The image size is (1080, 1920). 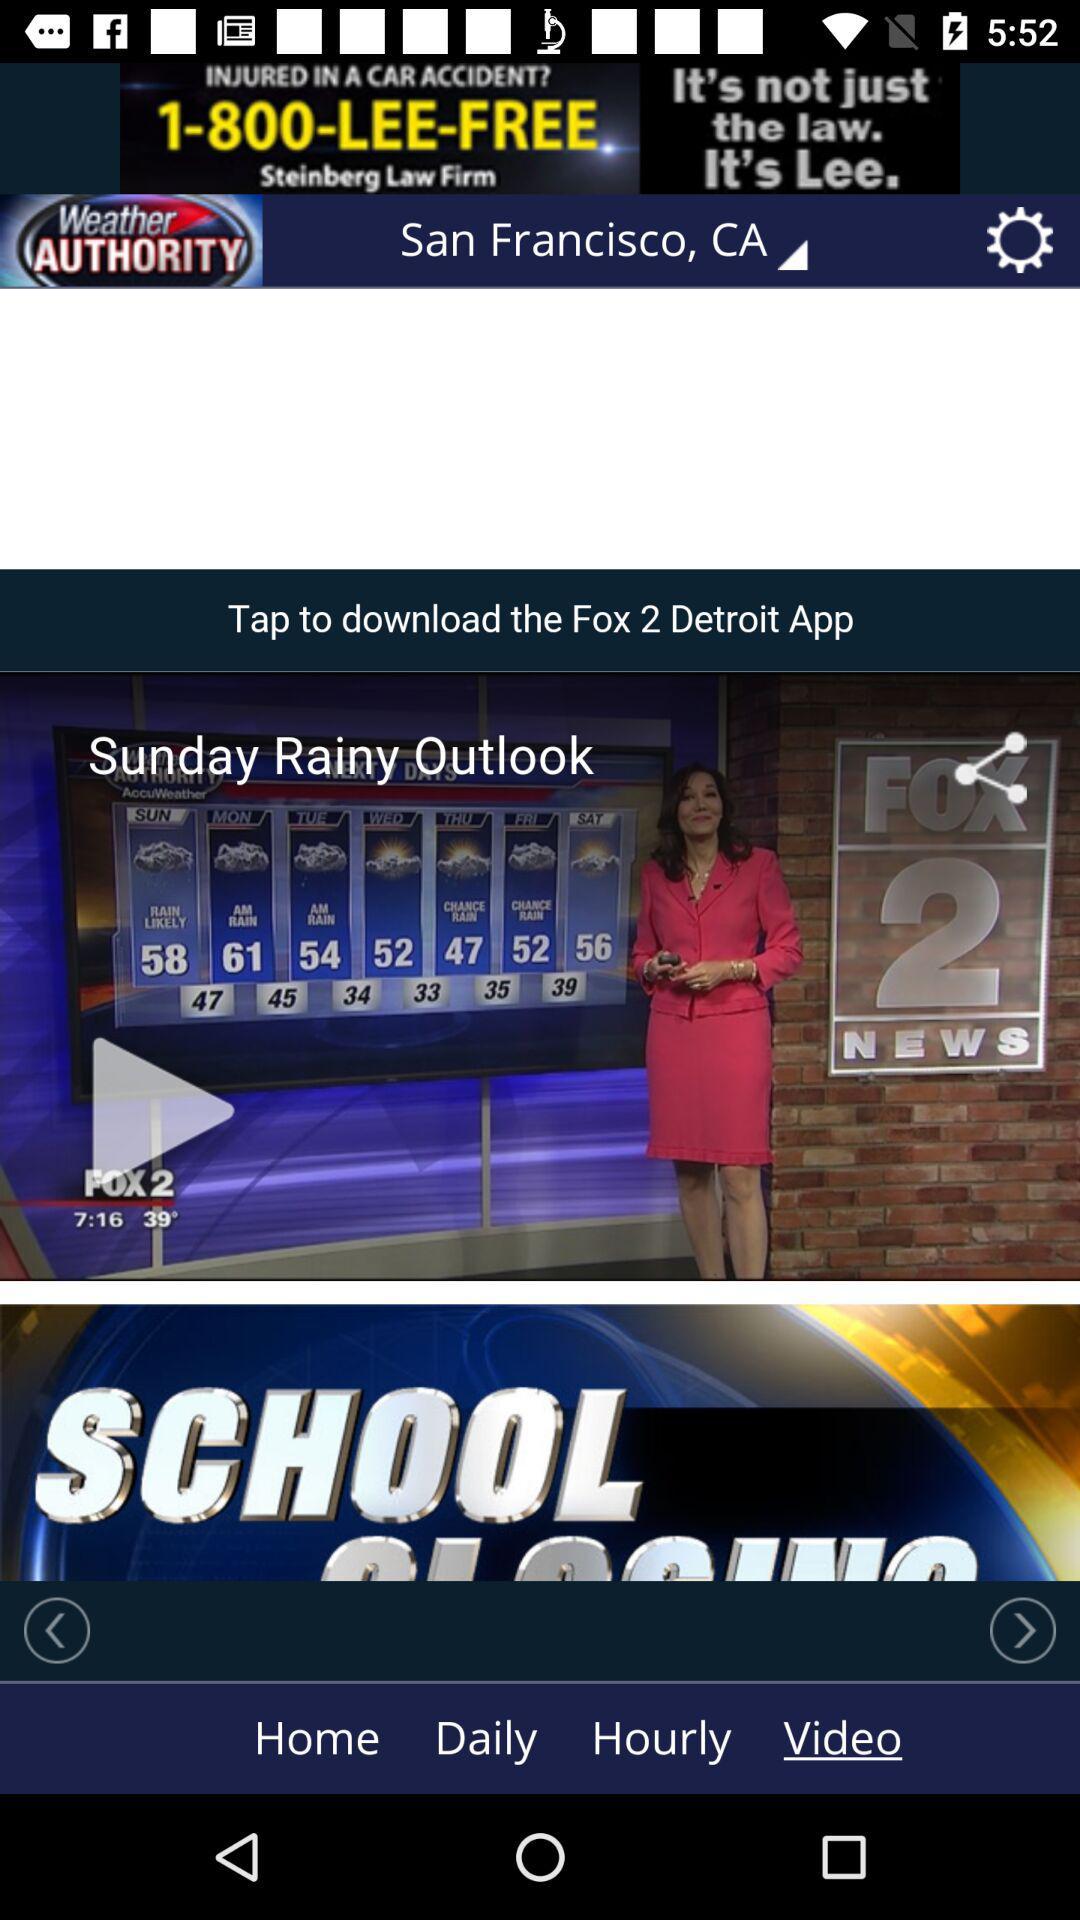 I want to click on advertisement, so click(x=540, y=127).